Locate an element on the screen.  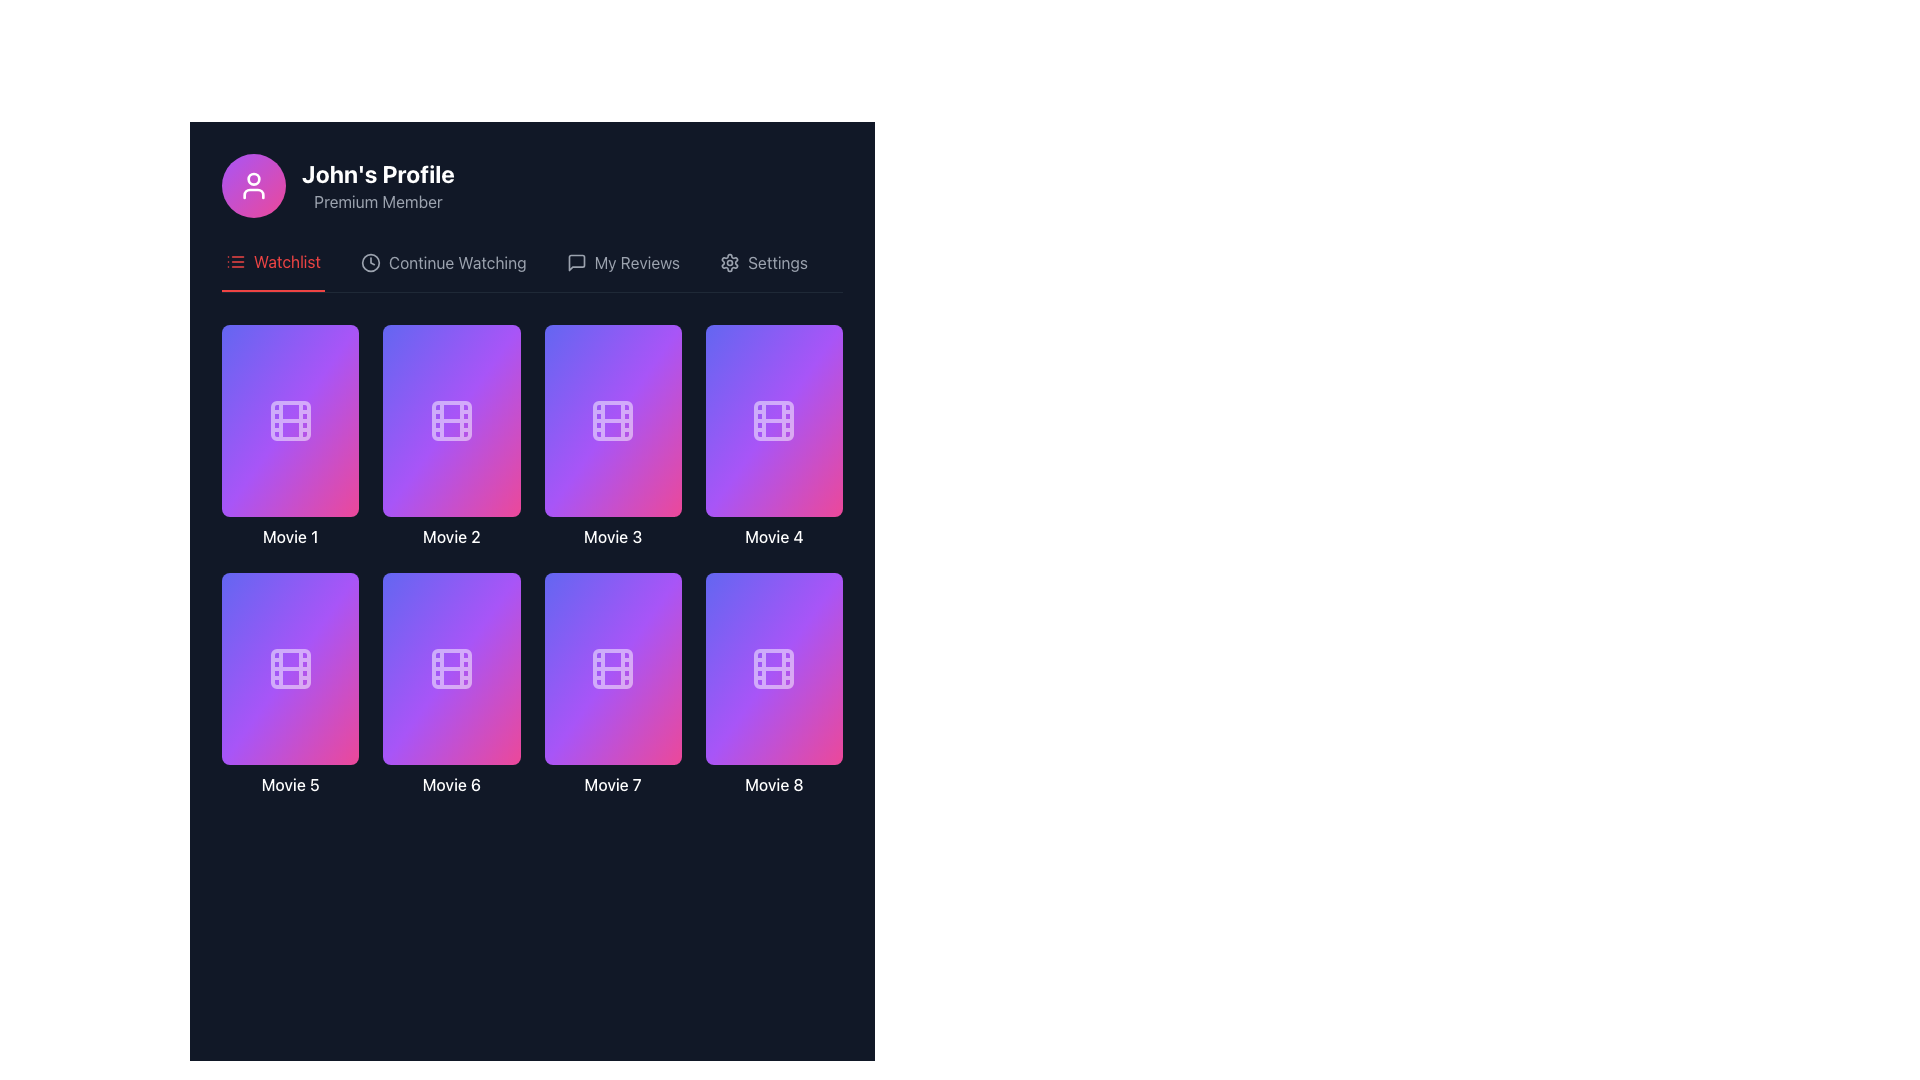
the play icon within the red circular button in the 'Movie 5' card is located at coordinates (289, 659).